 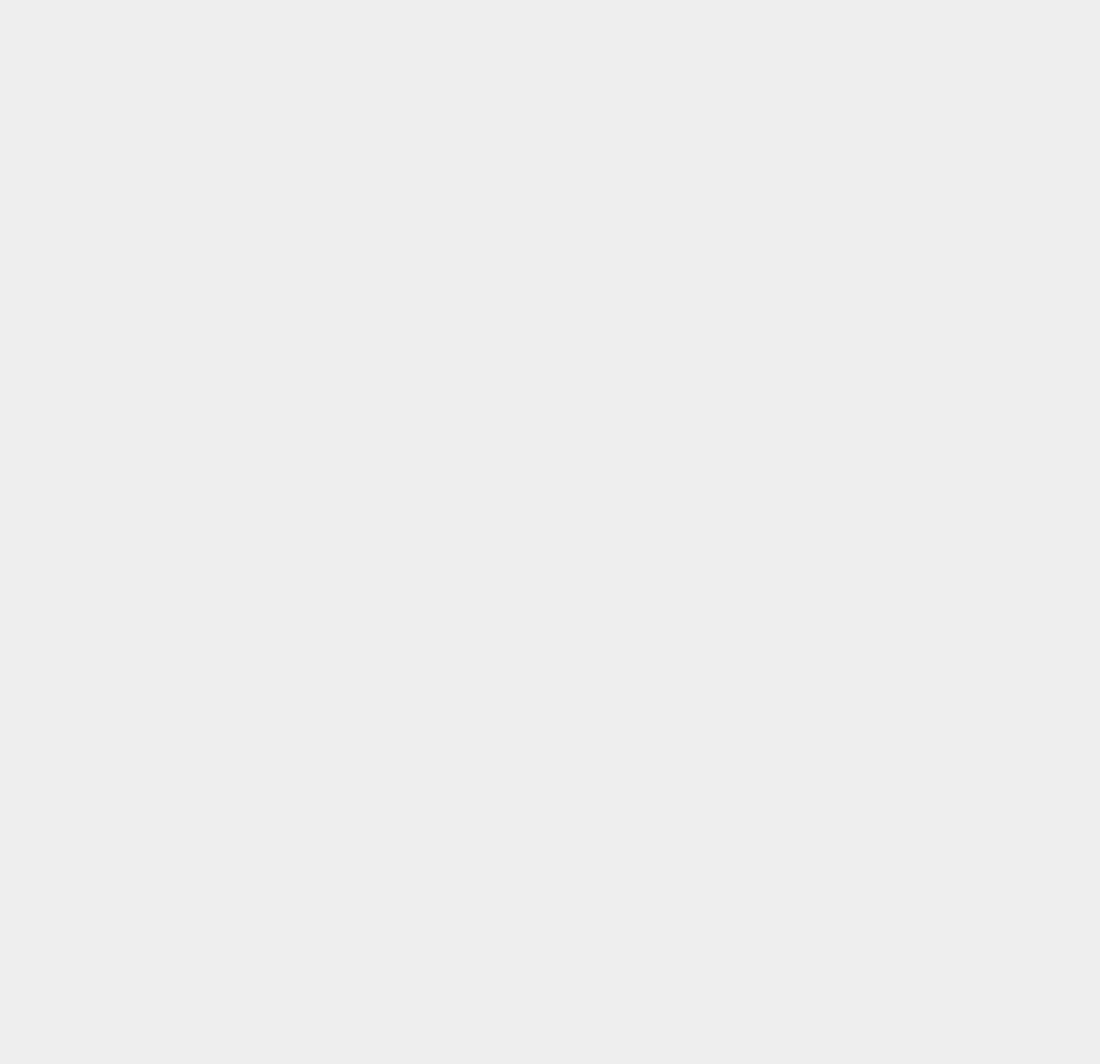 I want to click on 'Windows Apps', so click(x=824, y=281).